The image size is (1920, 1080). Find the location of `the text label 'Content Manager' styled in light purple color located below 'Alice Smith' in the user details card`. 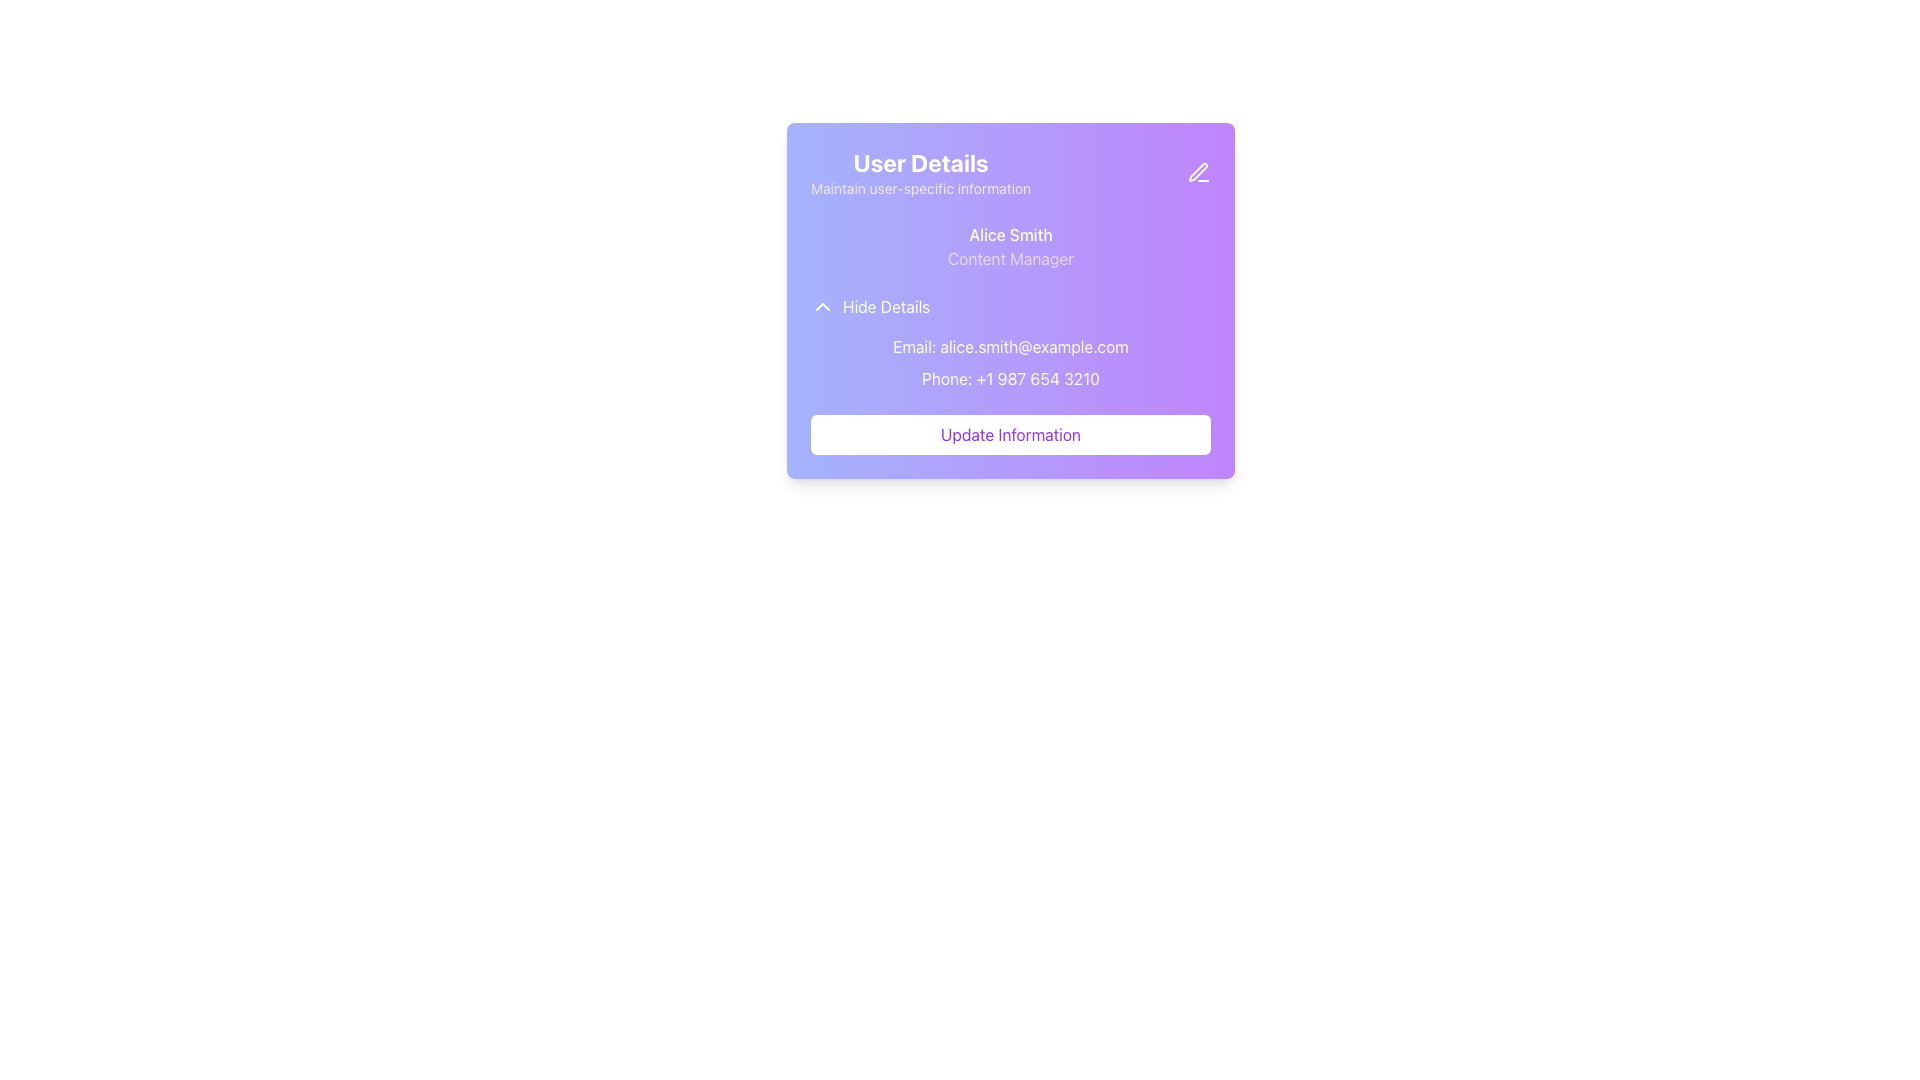

the text label 'Content Manager' styled in light purple color located below 'Alice Smith' in the user details card is located at coordinates (1011, 257).